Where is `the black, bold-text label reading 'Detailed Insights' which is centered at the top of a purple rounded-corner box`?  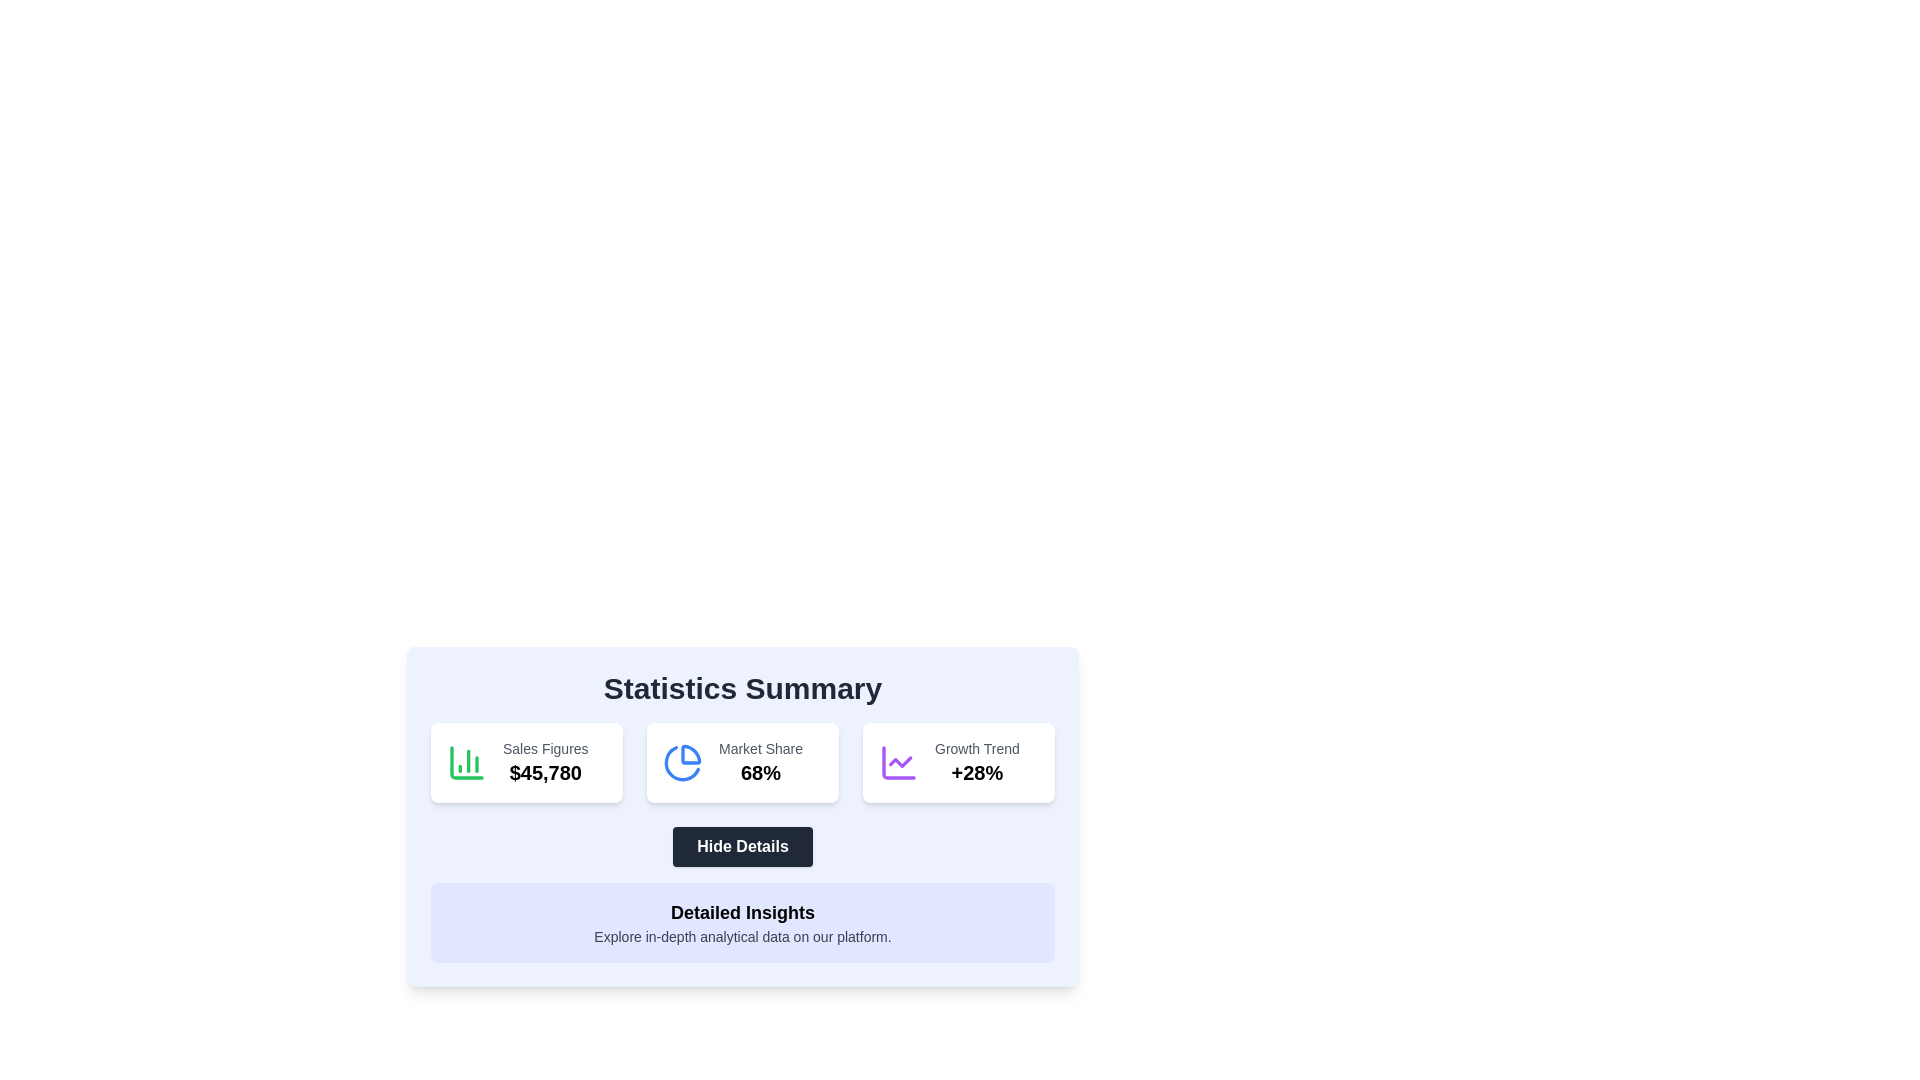 the black, bold-text label reading 'Detailed Insights' which is centered at the top of a purple rounded-corner box is located at coordinates (742, 913).